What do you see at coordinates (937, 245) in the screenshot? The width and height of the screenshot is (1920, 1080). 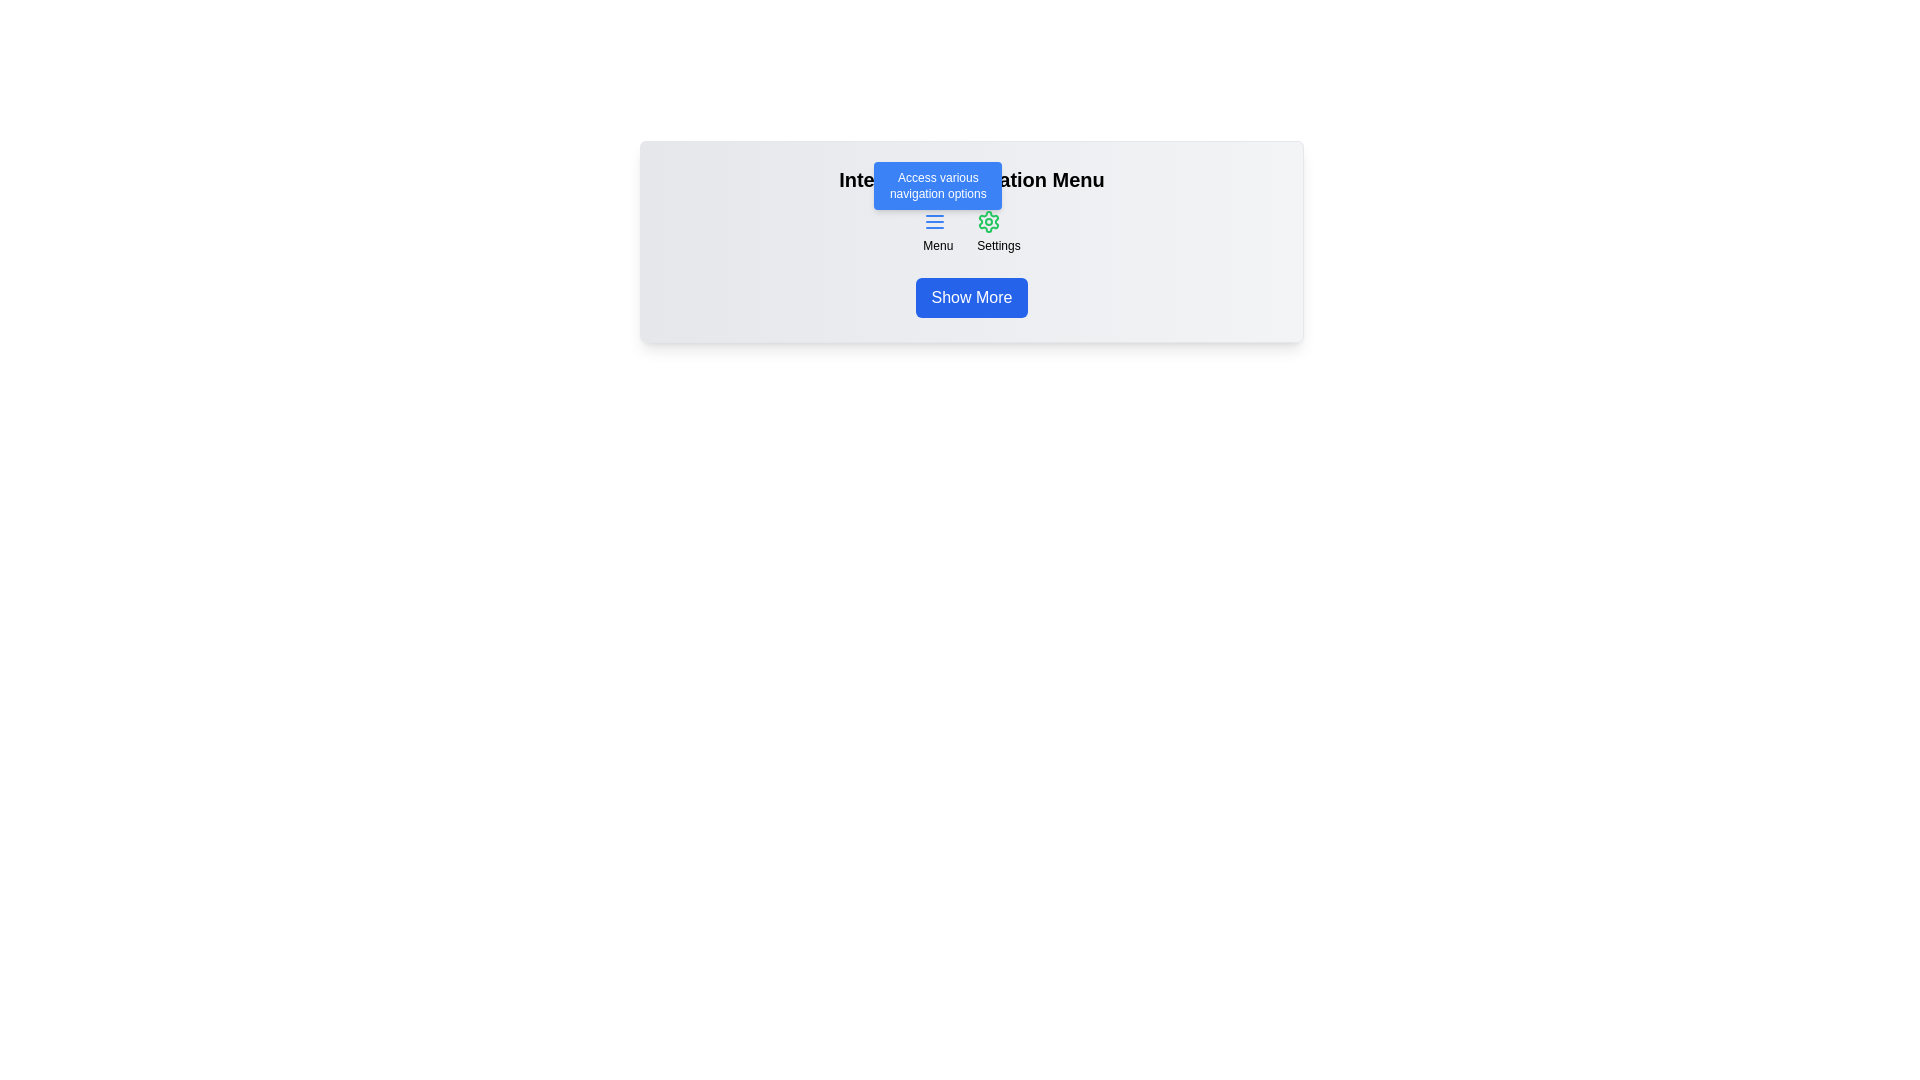 I see `'Menu' text label positioned just below the menu icon, styled with a small font size and centered alignment` at bounding box center [937, 245].